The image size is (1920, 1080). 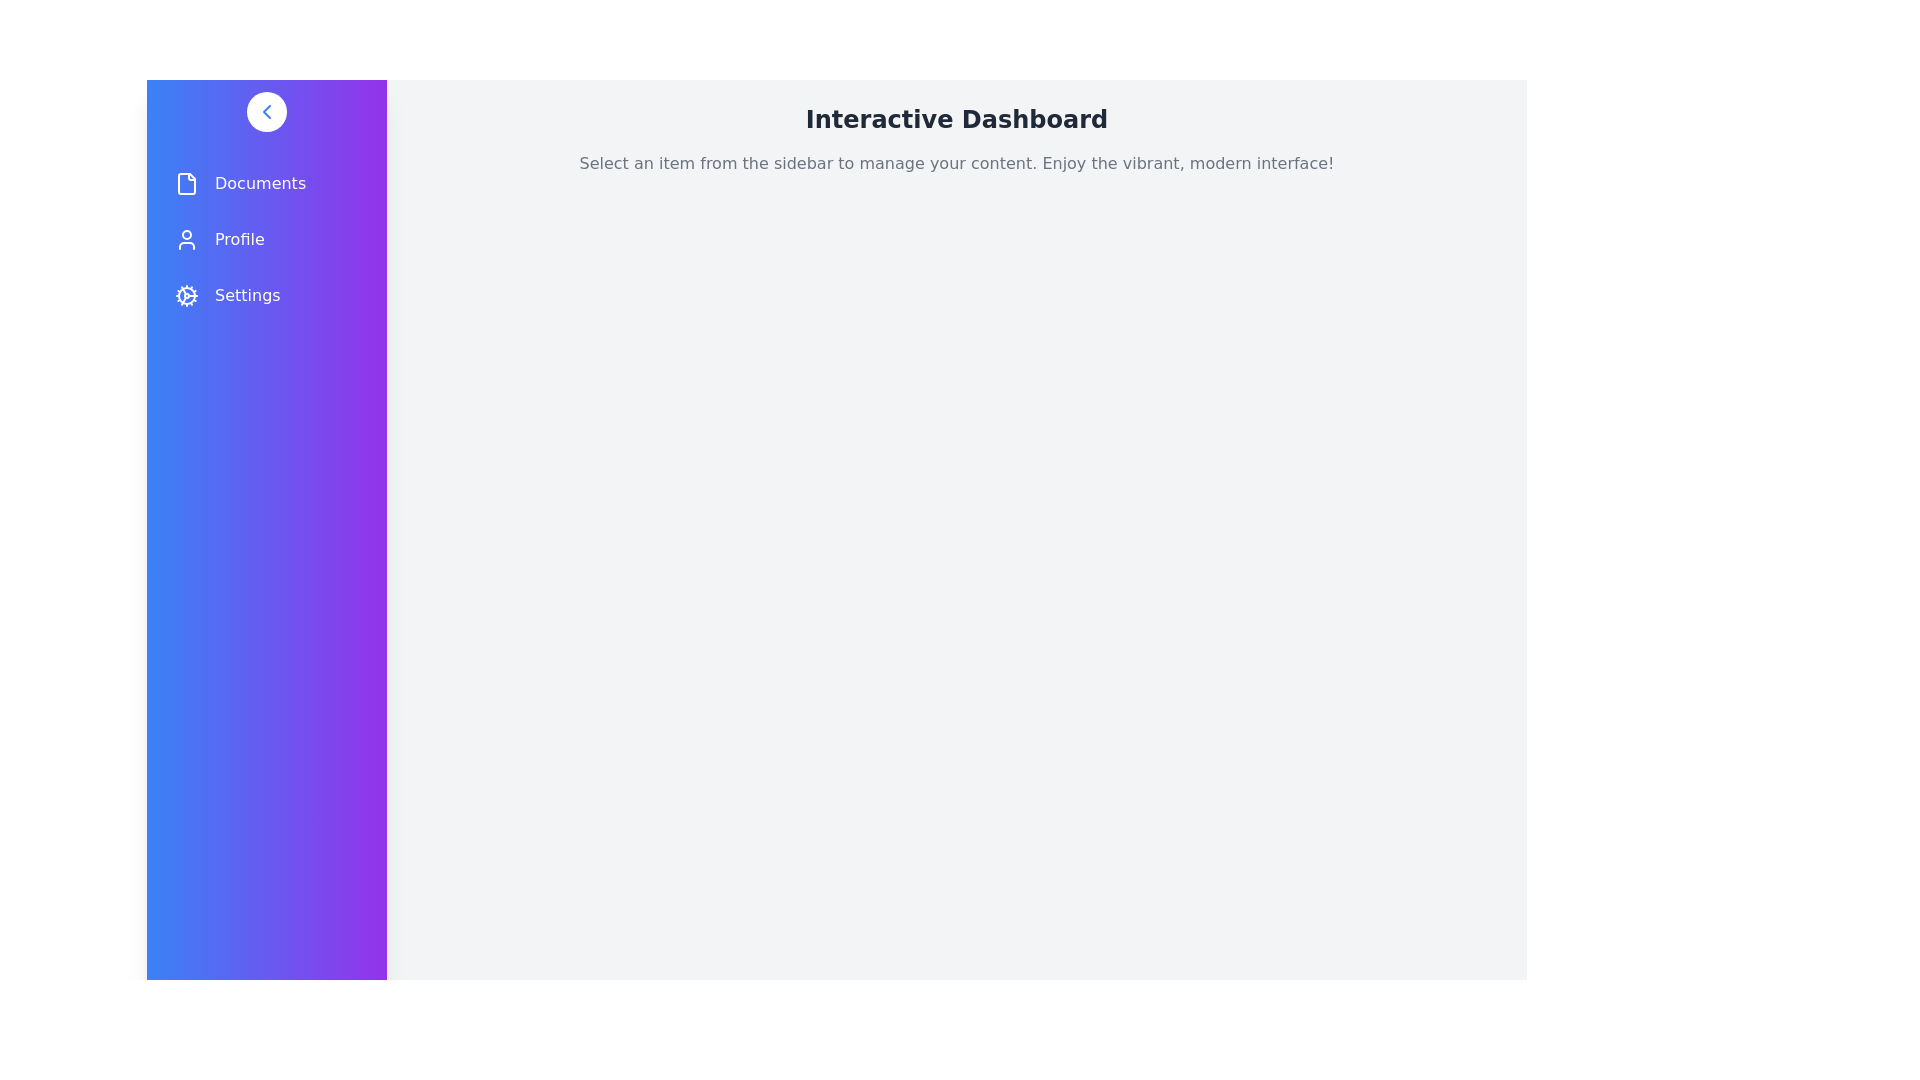 What do you see at coordinates (266, 238) in the screenshot?
I see `the navigation item labeled Profile` at bounding box center [266, 238].